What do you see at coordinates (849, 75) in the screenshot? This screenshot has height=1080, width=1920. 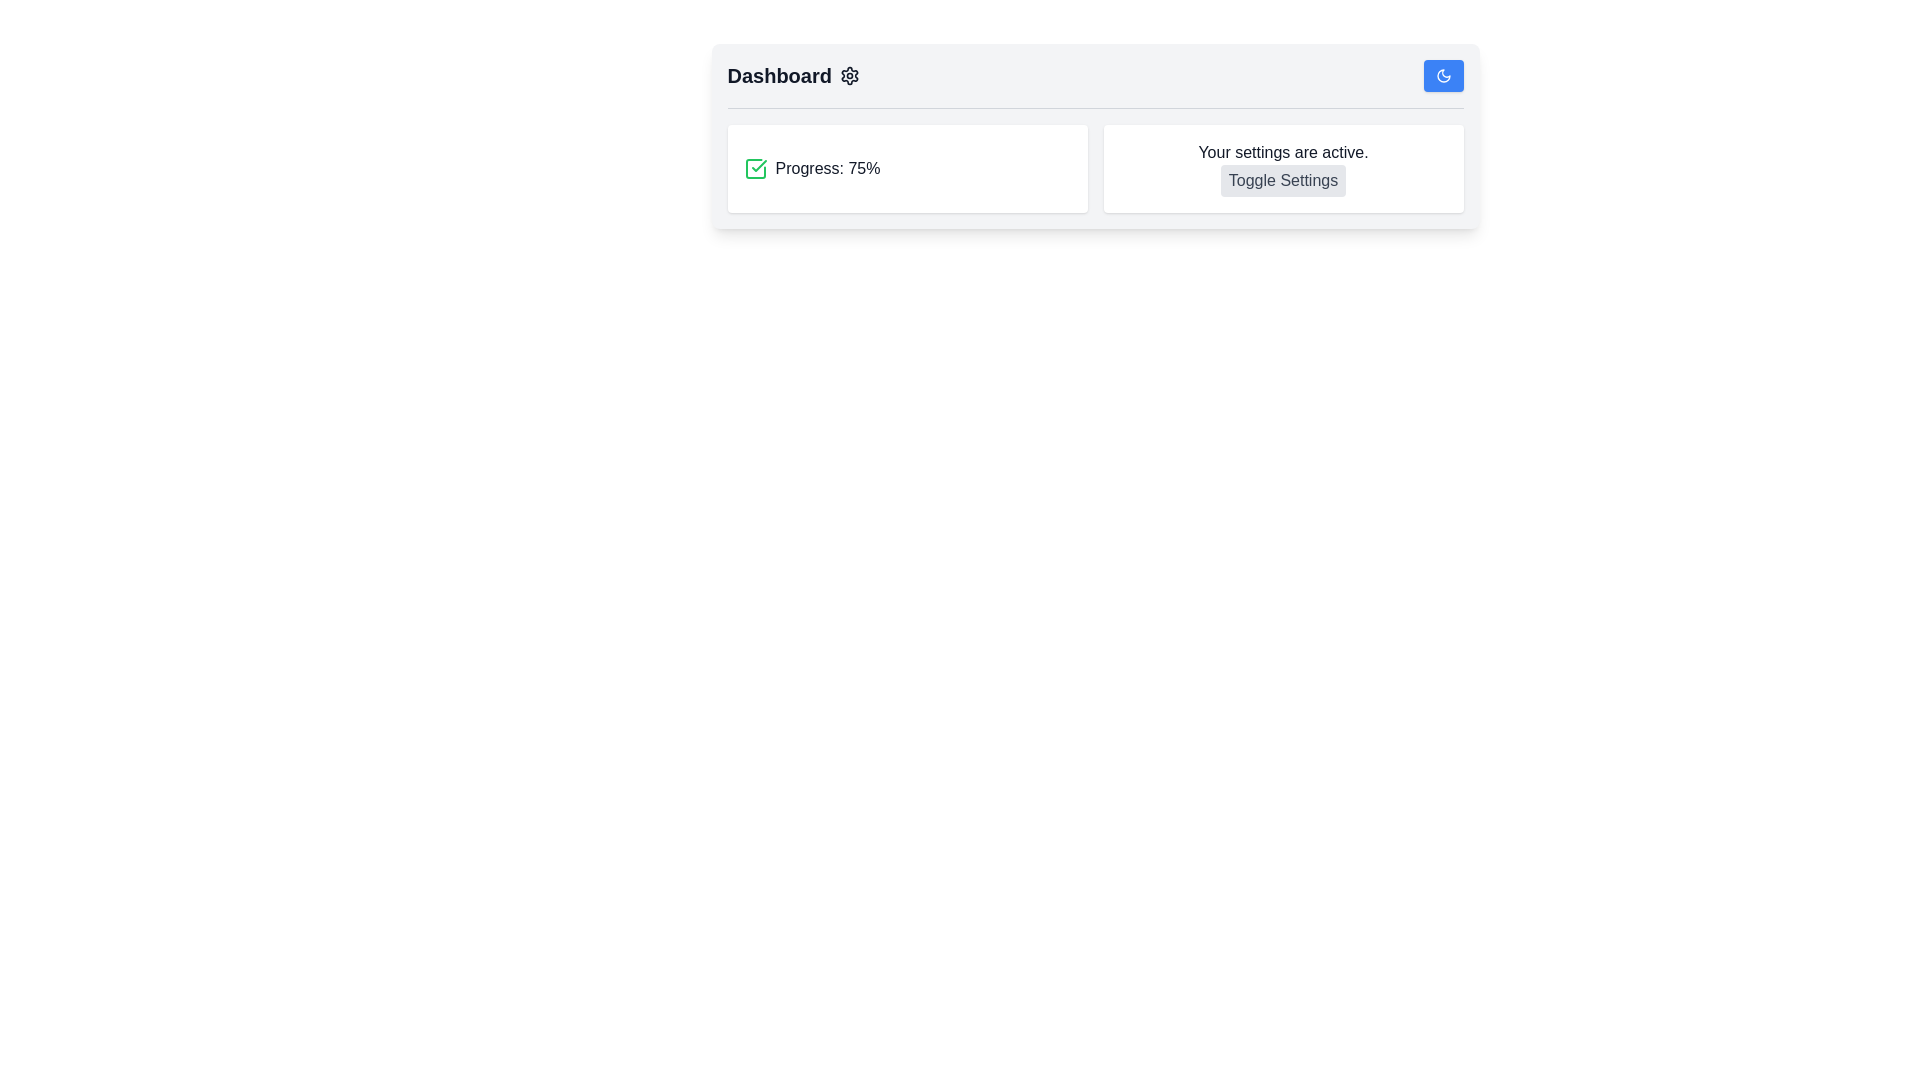 I see `the largest component of the settings icon, which is part of a gear design located next to the 'Dashboard' text at the top-left of the interface` at bounding box center [849, 75].